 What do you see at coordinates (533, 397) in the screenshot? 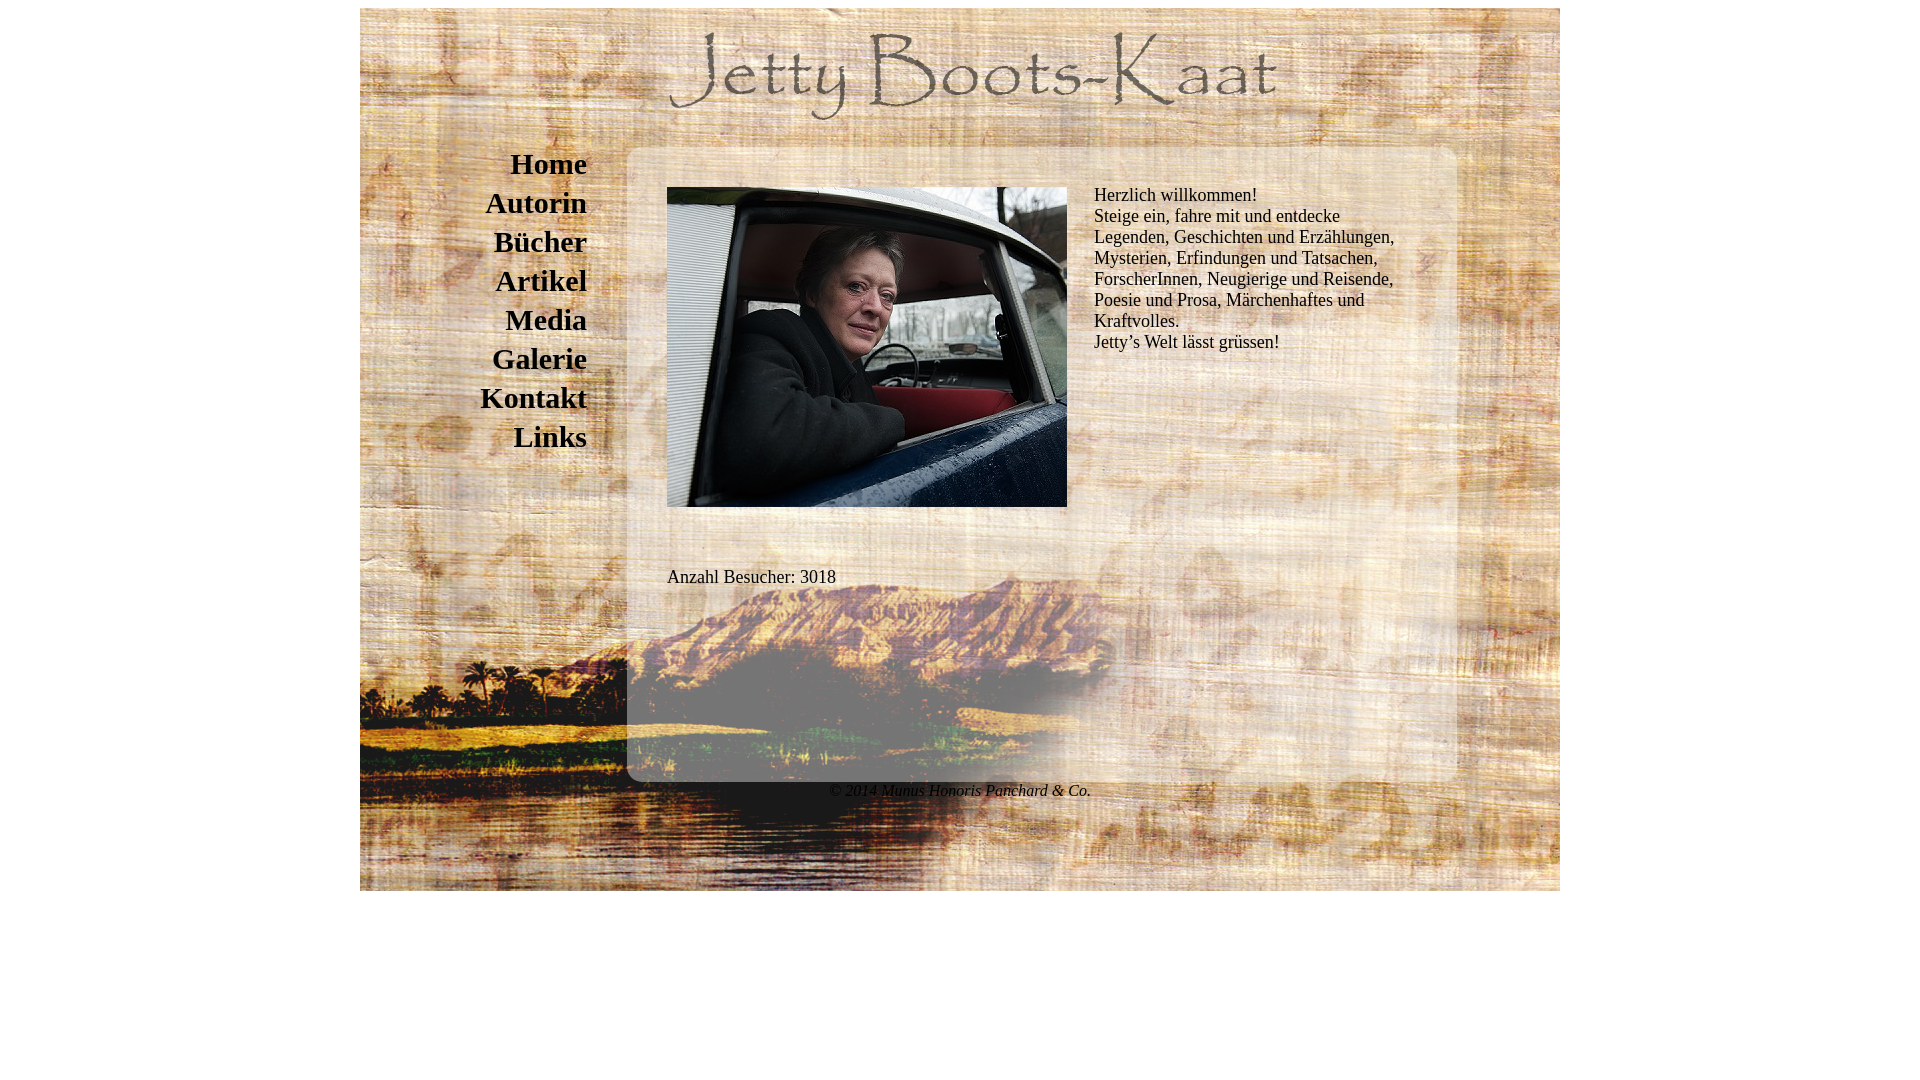
I see `'Kontakt'` at bounding box center [533, 397].